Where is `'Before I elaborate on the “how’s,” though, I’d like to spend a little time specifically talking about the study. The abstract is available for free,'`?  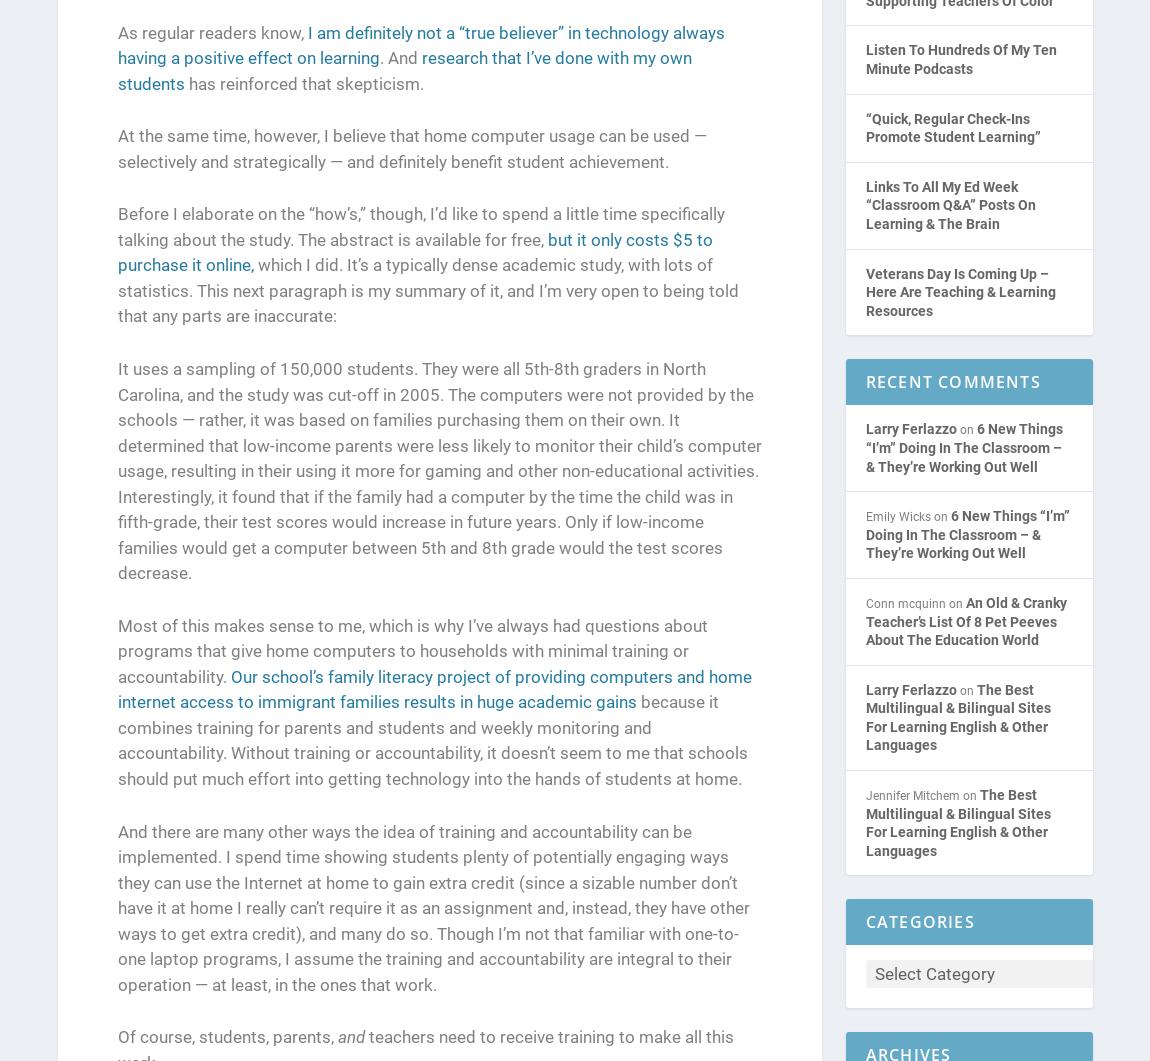 'Before I elaborate on the “how’s,” though, I’d like to spend a little time specifically talking about the study. The abstract is available for free,' is located at coordinates (420, 226).